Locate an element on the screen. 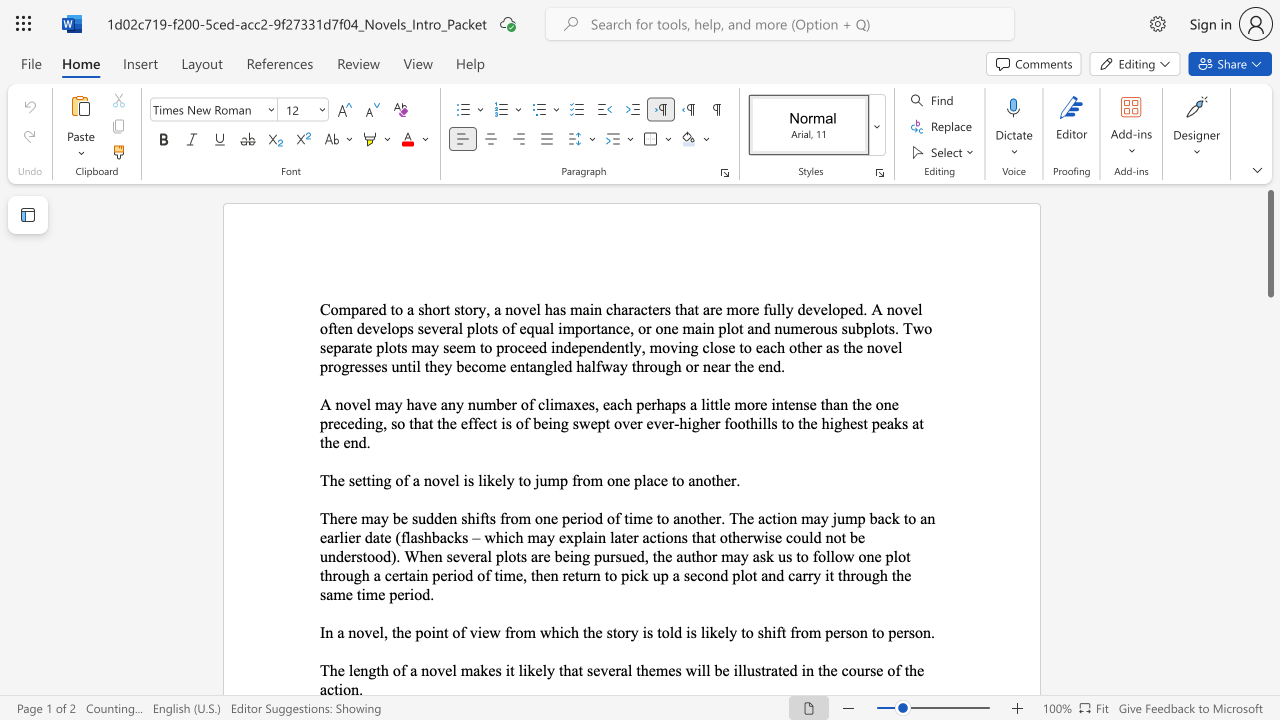 Image resolution: width=1280 pixels, height=720 pixels. the scrollbar to scroll the page down is located at coordinates (1269, 460).